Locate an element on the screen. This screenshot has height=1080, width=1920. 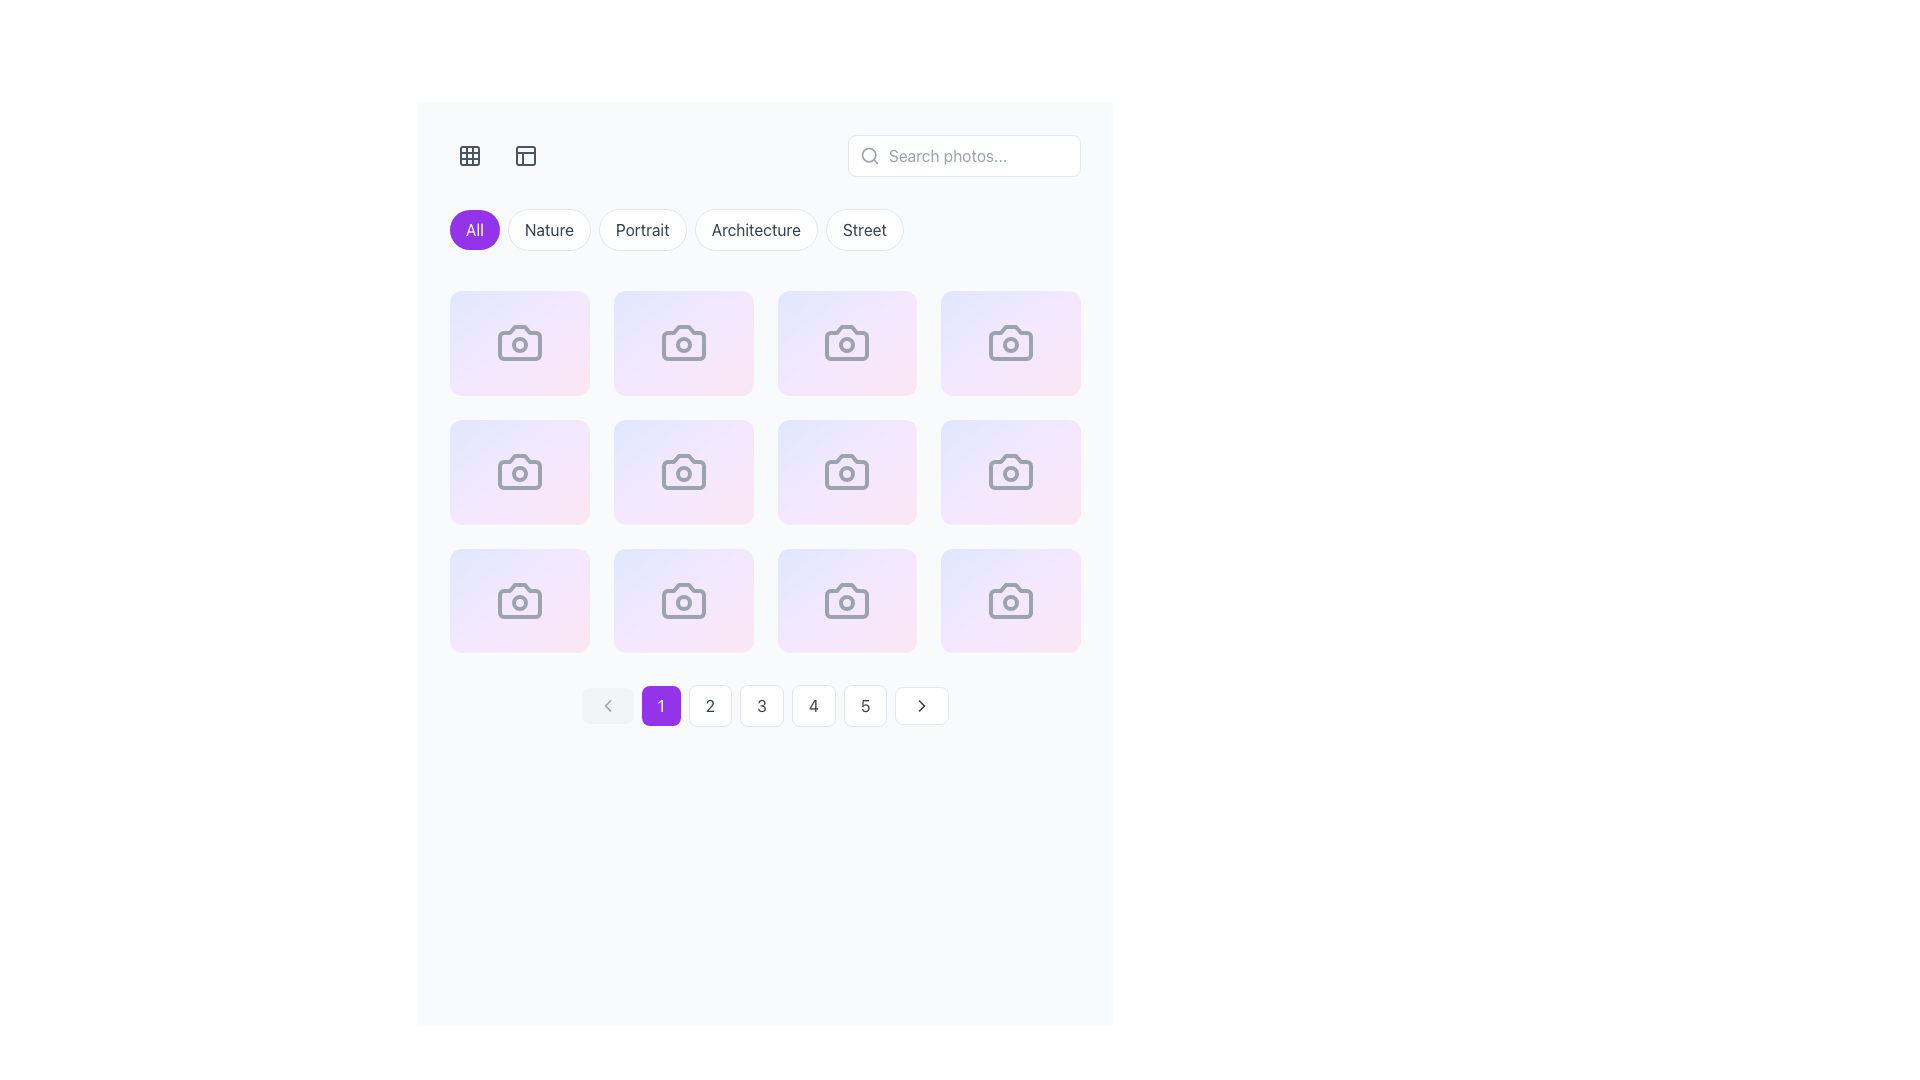
to select the Gallery card element featuring the title 'Photograph #8' and category 'portrait' located in the fourth column of the second row of the grid layout is located at coordinates (1011, 472).